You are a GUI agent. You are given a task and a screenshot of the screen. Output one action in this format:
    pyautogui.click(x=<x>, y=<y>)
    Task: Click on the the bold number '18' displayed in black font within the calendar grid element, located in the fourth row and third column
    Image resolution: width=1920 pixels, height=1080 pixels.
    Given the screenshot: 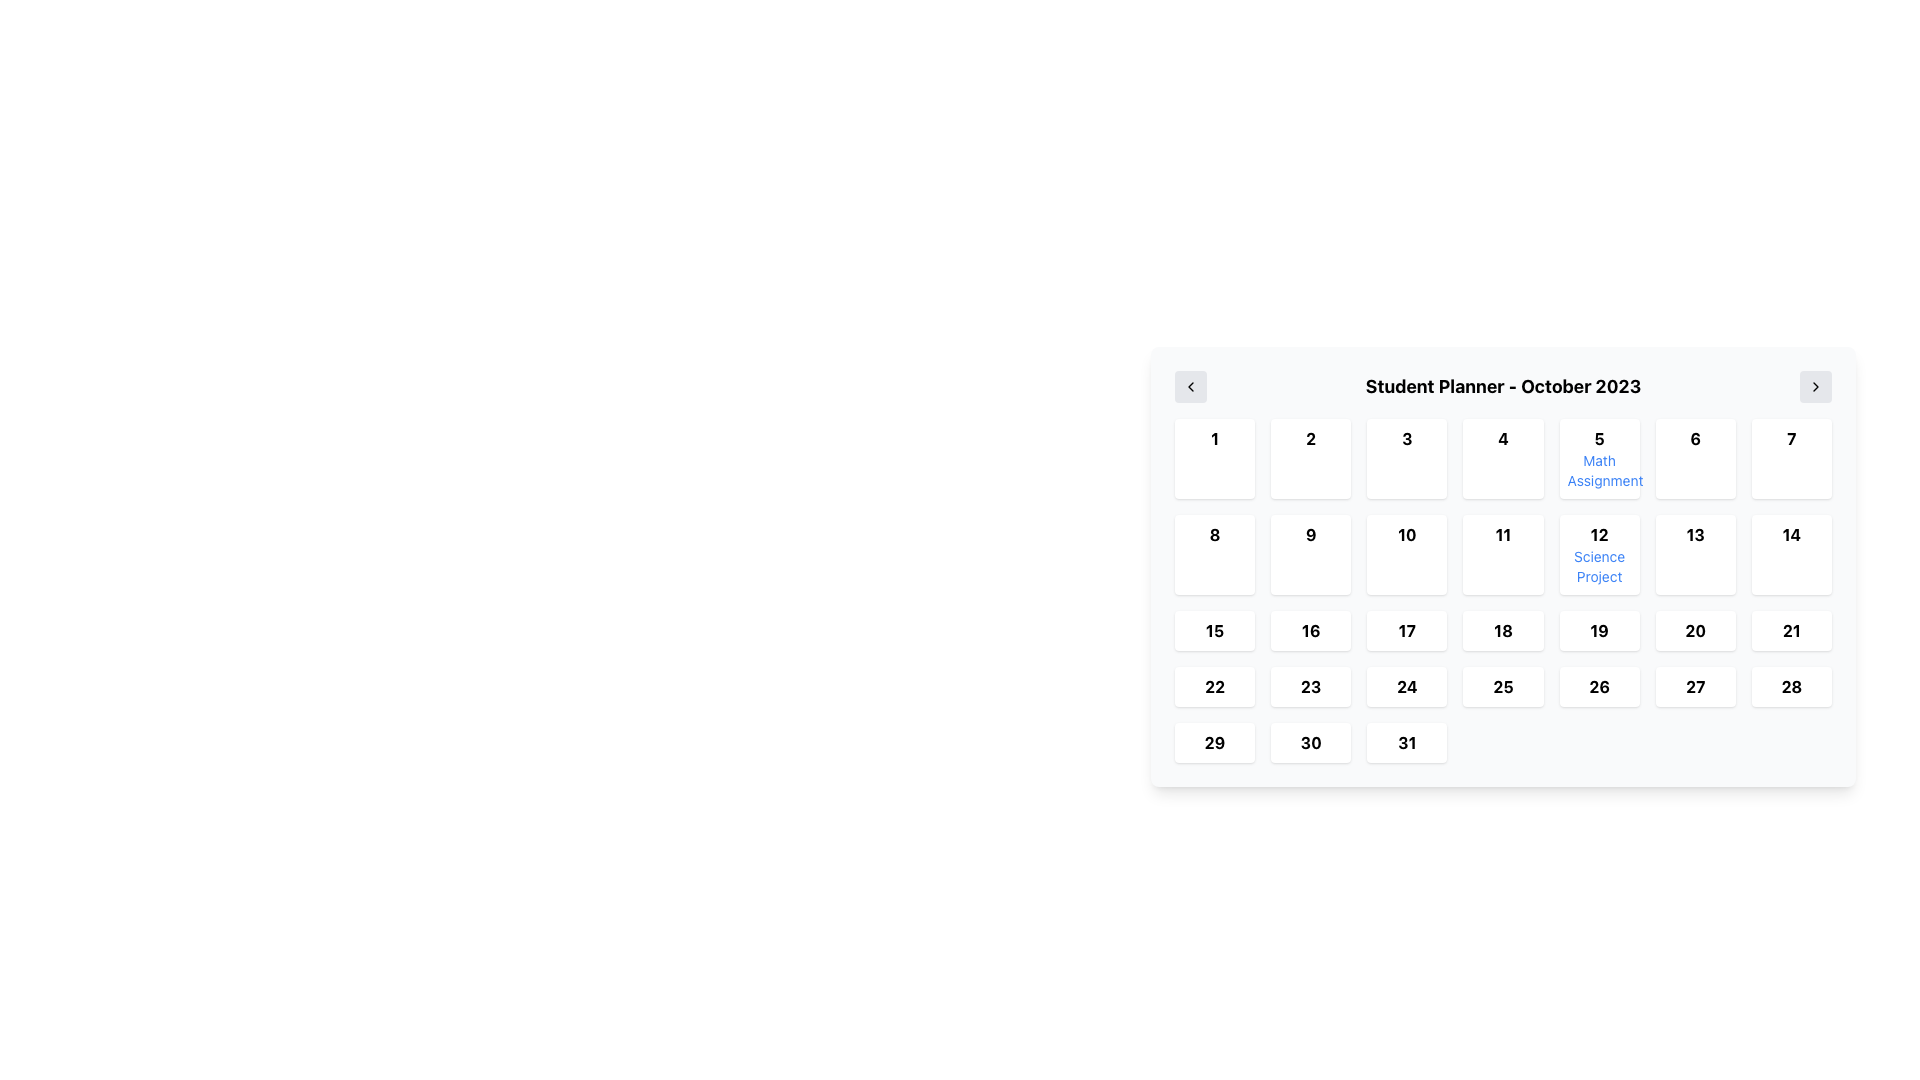 What is the action you would take?
    pyautogui.click(x=1503, y=631)
    